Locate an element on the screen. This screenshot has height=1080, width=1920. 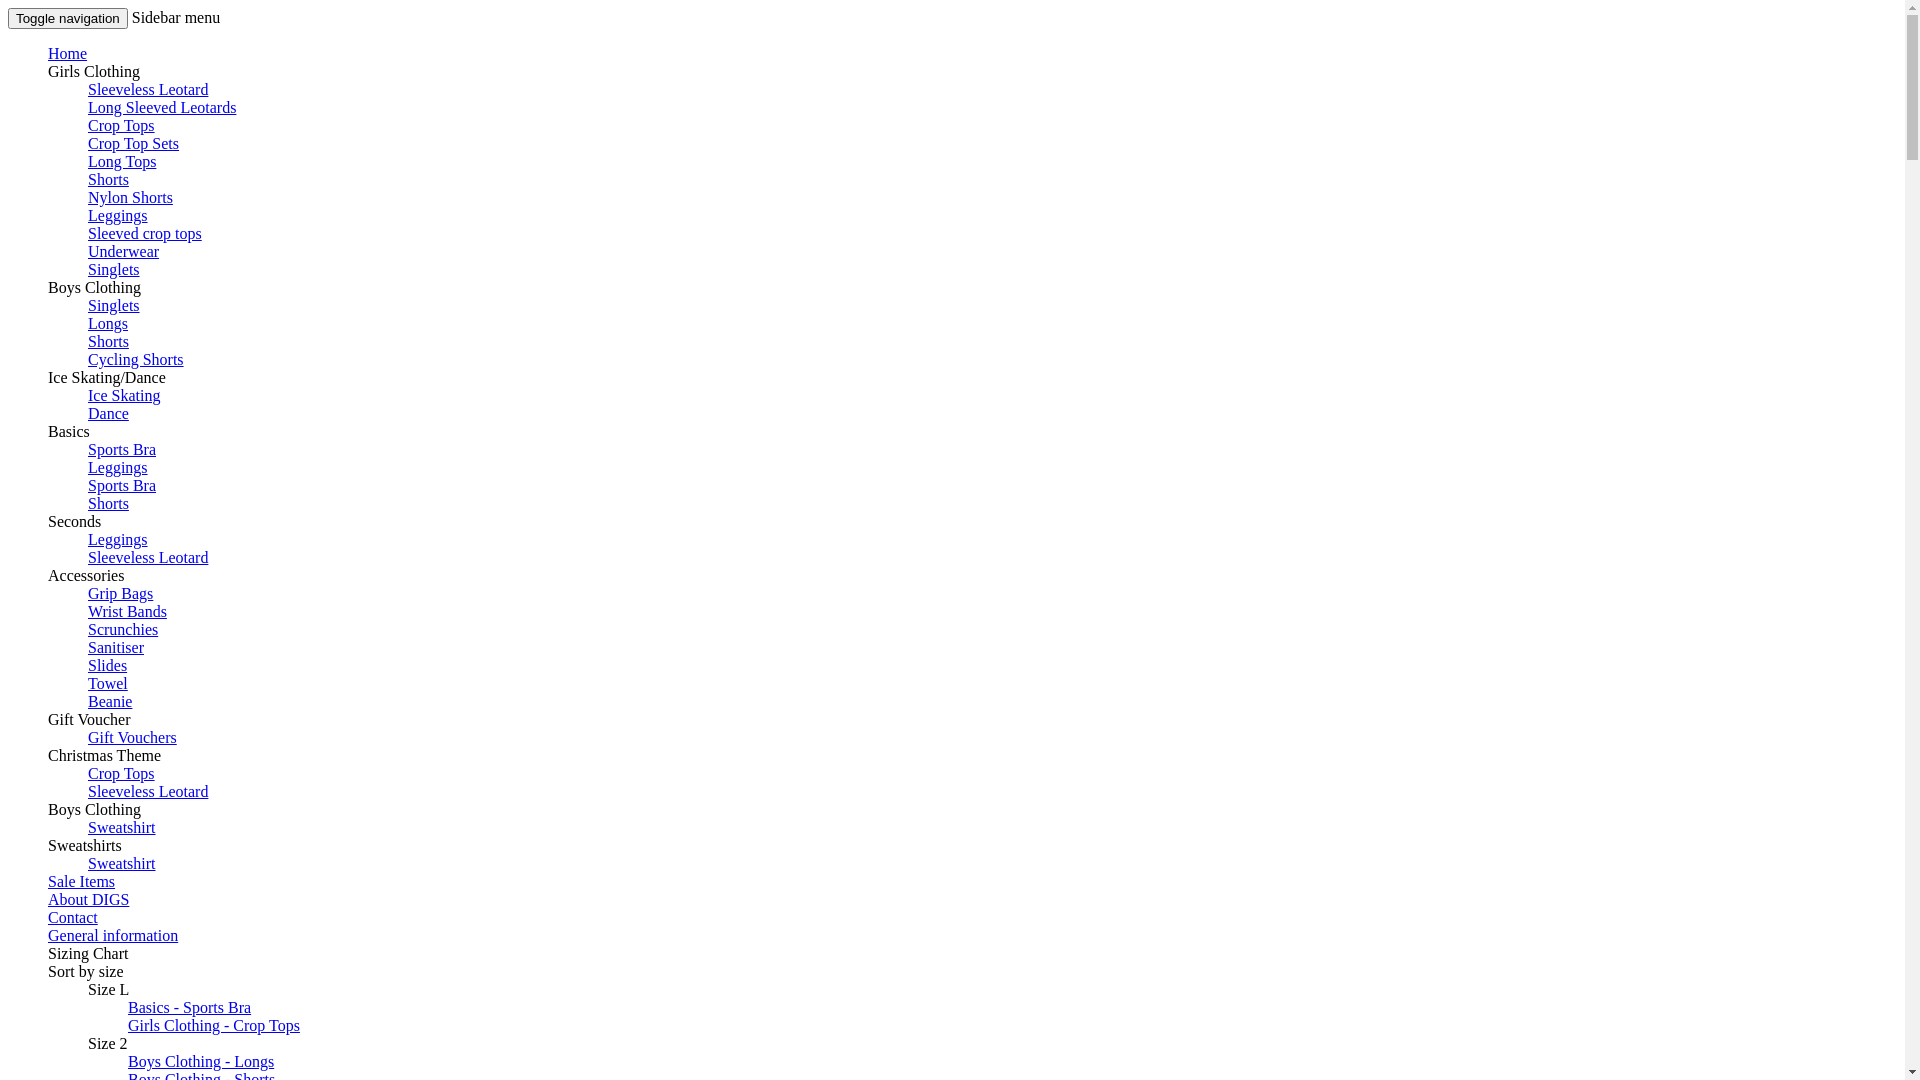
'Singlets' is located at coordinates (113, 305).